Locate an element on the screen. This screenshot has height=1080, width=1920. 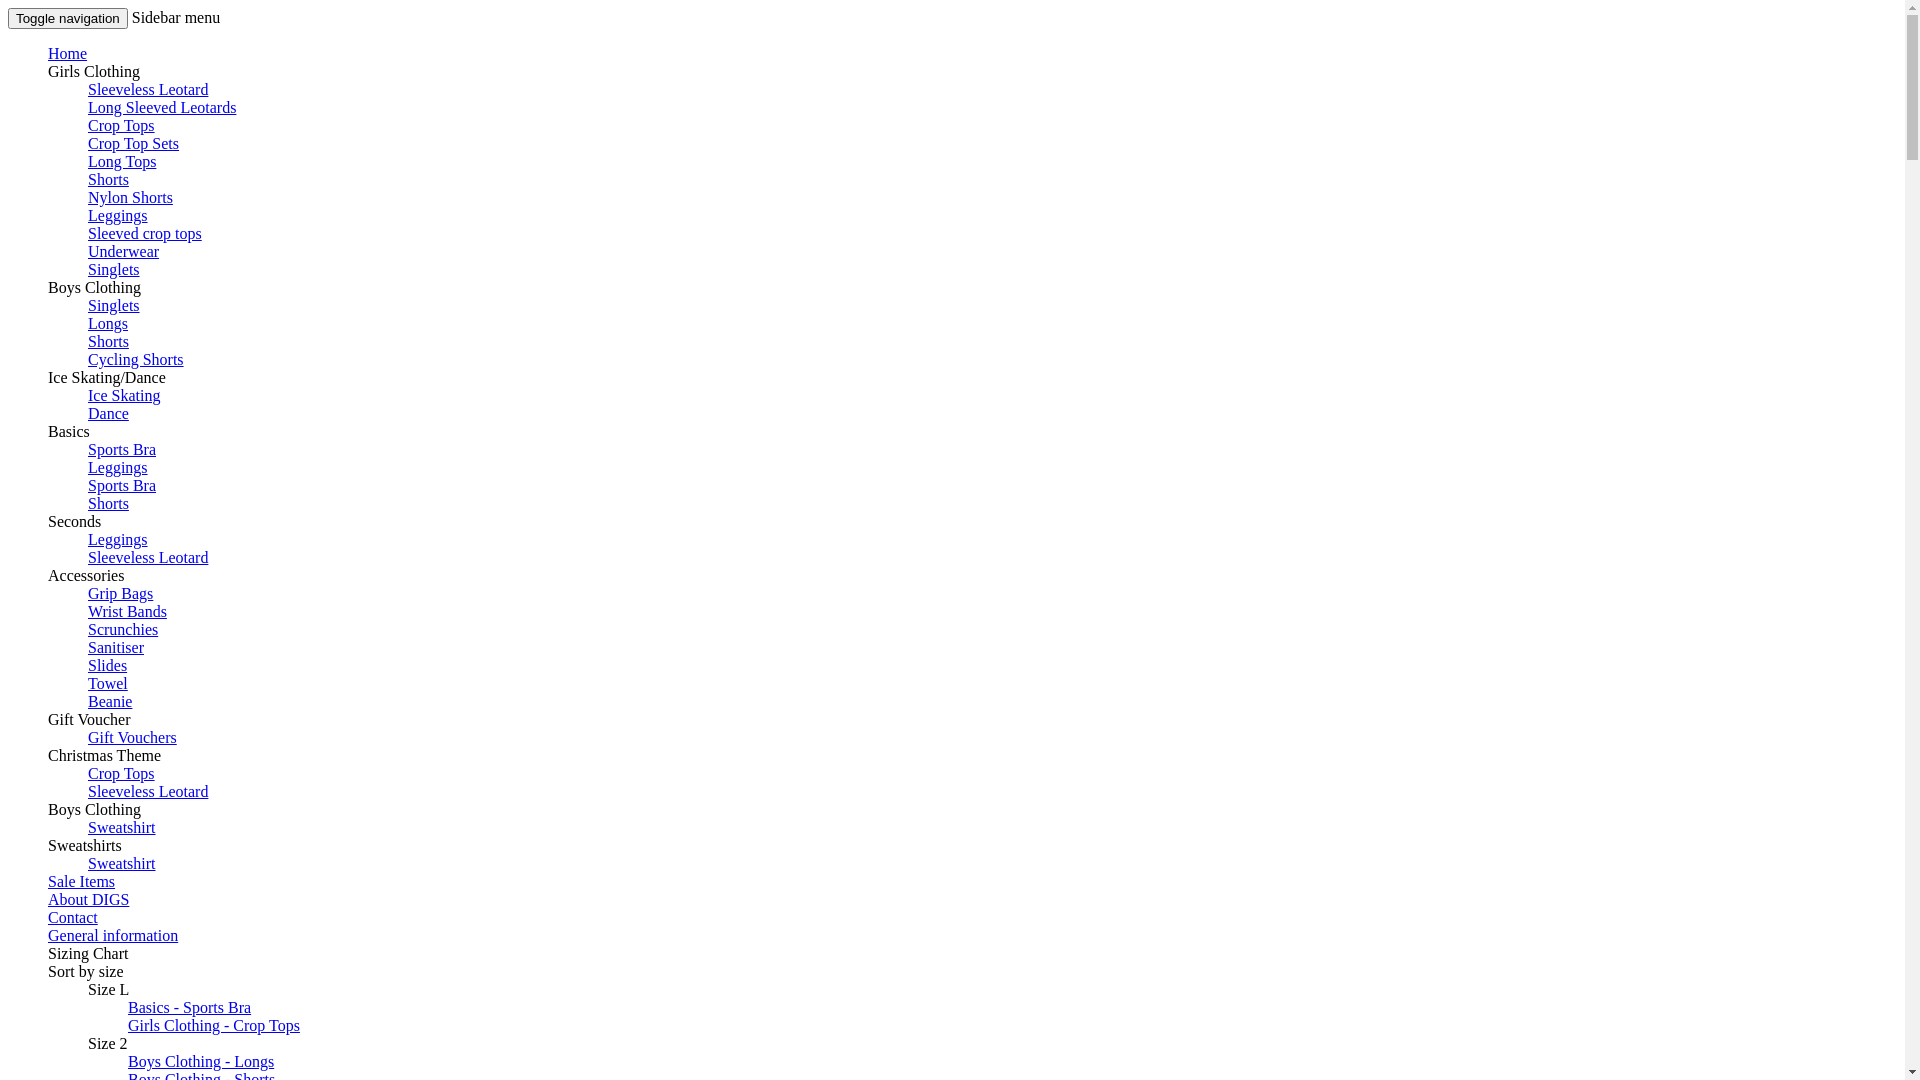
'Singlets' is located at coordinates (113, 305).